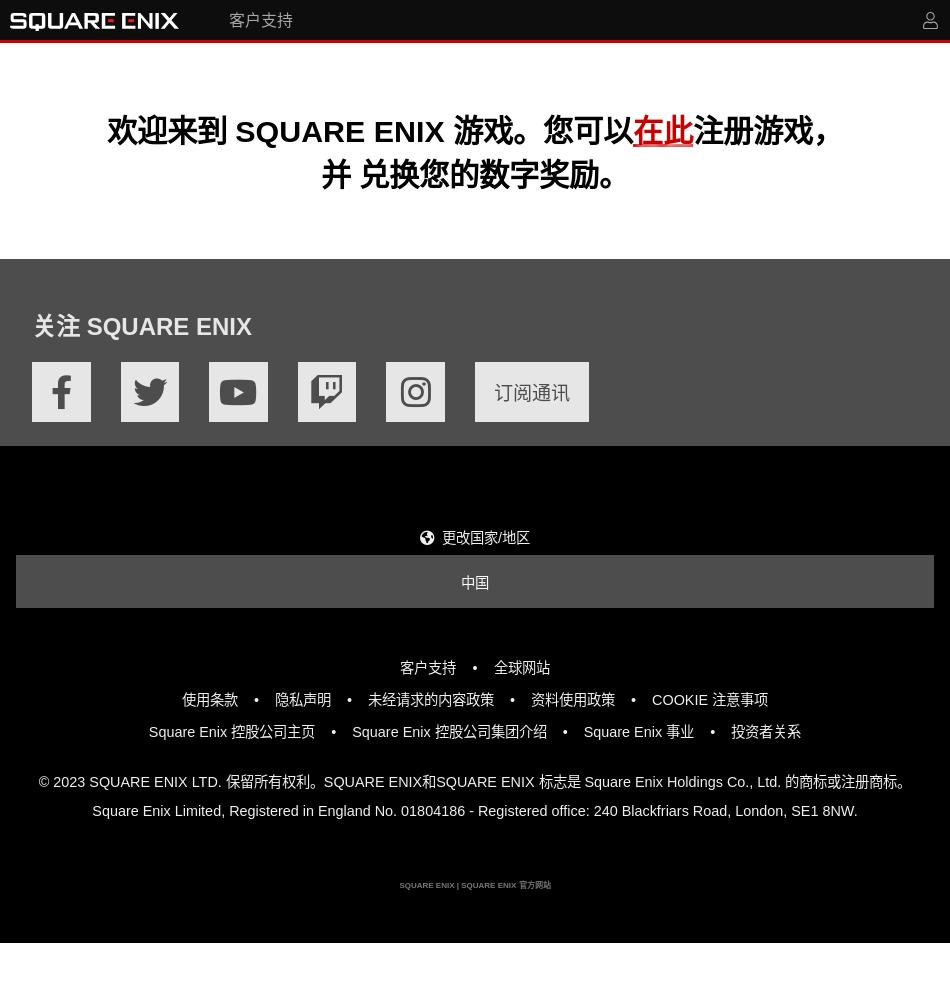 Image resolution: width=950 pixels, height=1000 pixels. What do you see at coordinates (473, 782) in the screenshot?
I see `'© 2023 SQUARE ENIX LTD. 保留所有权利。SQUARE ENIX和SQUARE ENIX 标志是 Square Enix Holdings Co., Ltd. 的商标或注册商标。'` at bounding box center [473, 782].